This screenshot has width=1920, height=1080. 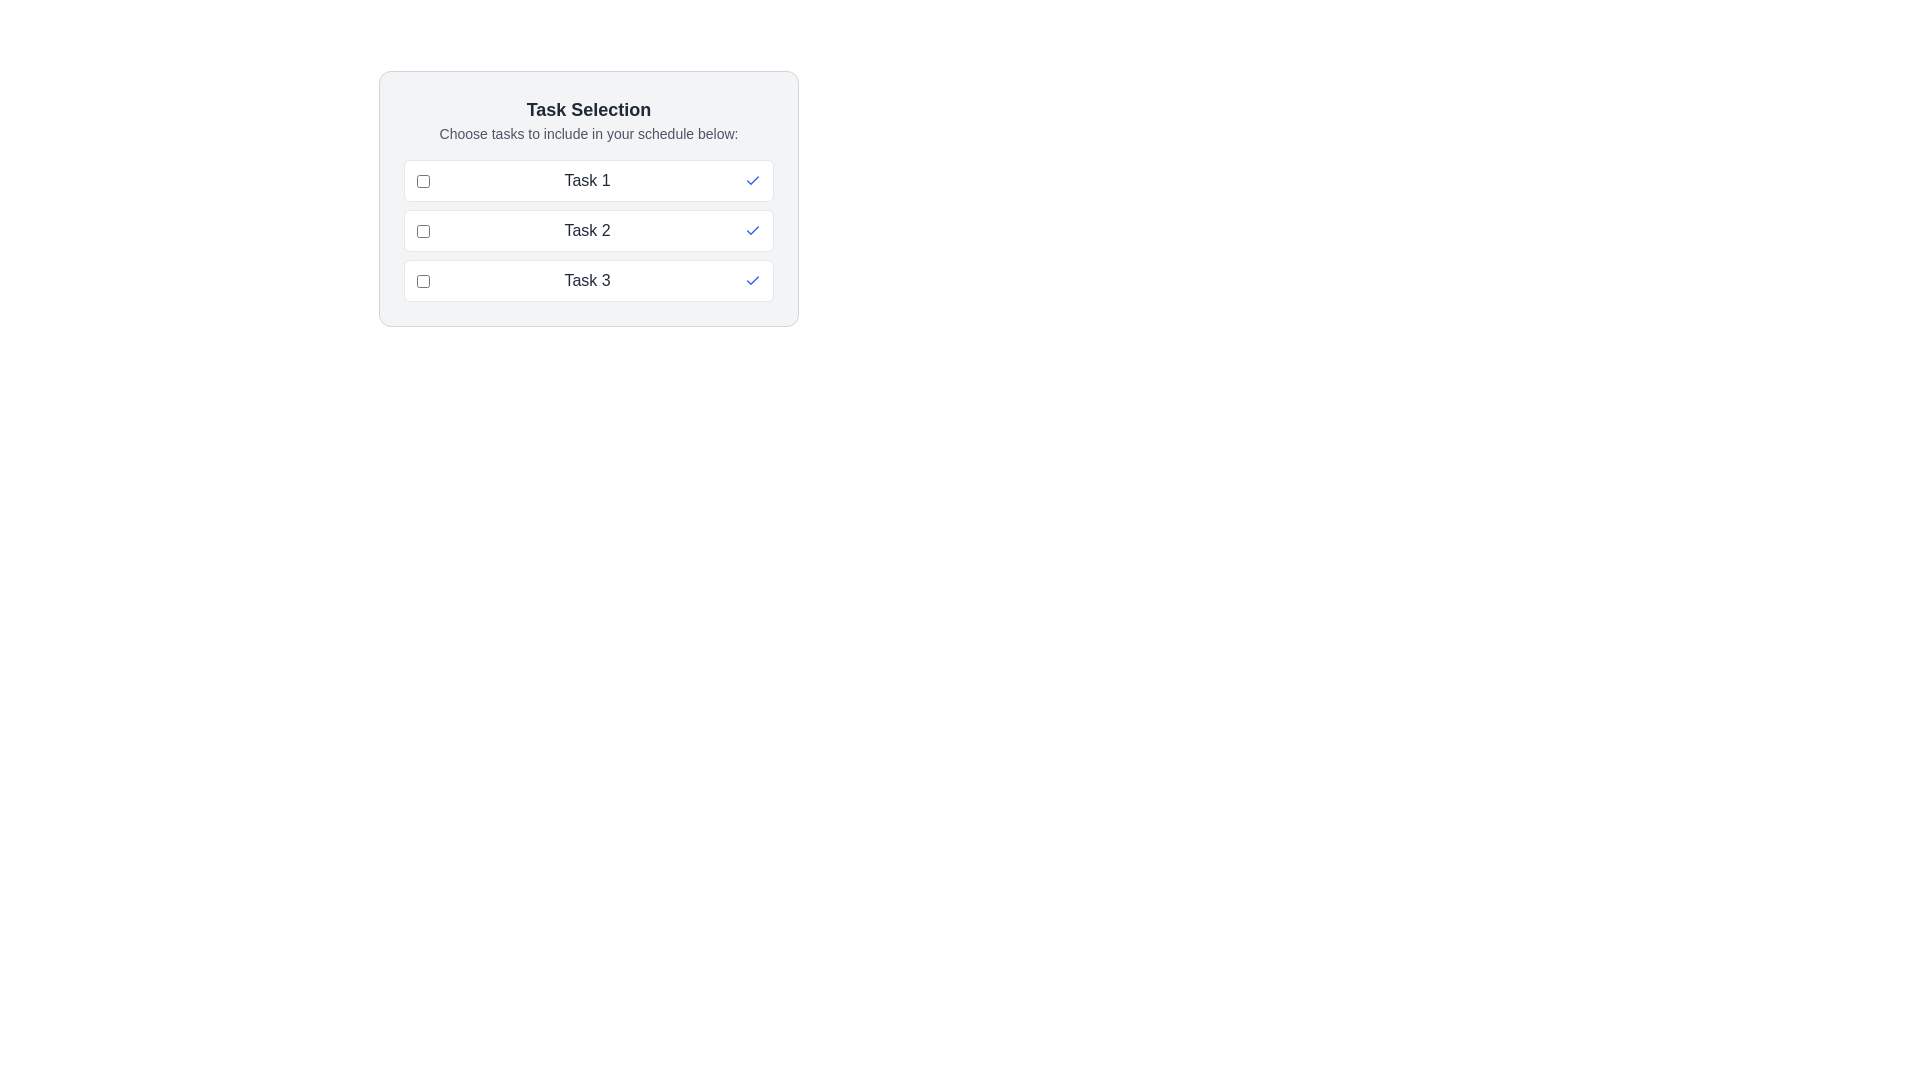 I want to click on the status indicator icon for 'Task 1' to recognize whether the task has been selected or completed, so click(x=752, y=181).